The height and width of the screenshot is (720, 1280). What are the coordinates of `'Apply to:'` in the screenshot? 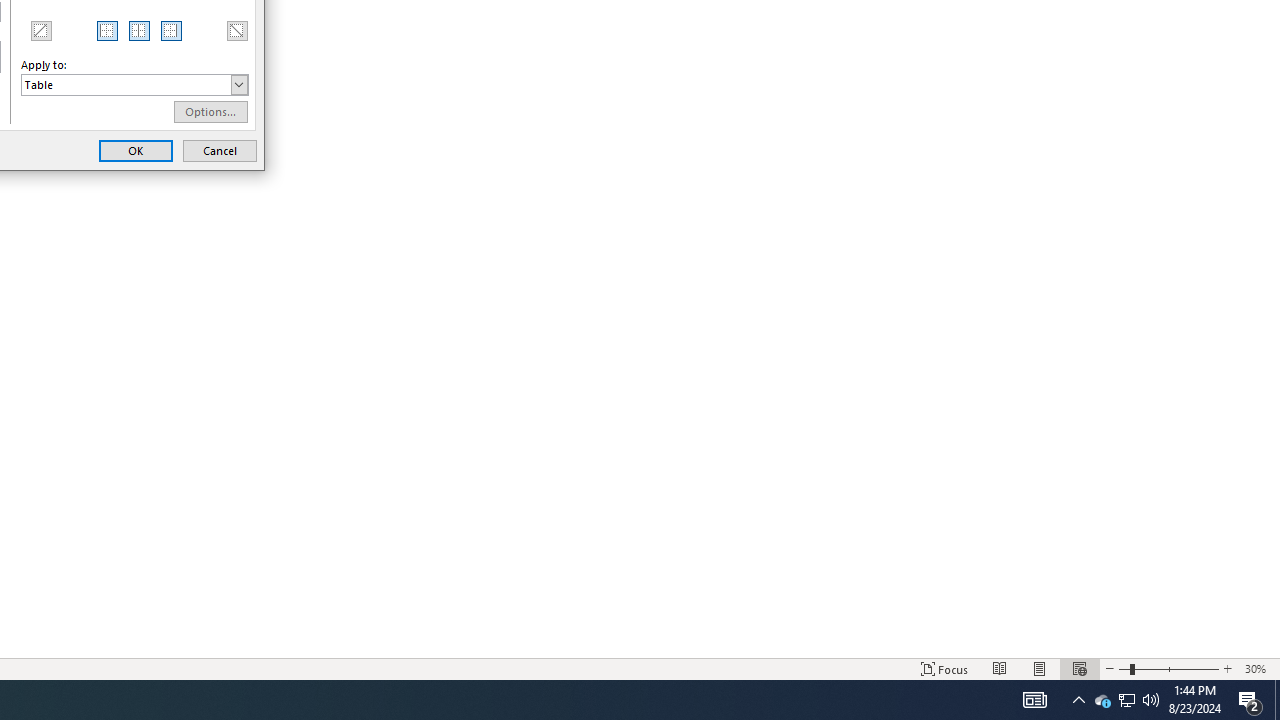 It's located at (134, 83).